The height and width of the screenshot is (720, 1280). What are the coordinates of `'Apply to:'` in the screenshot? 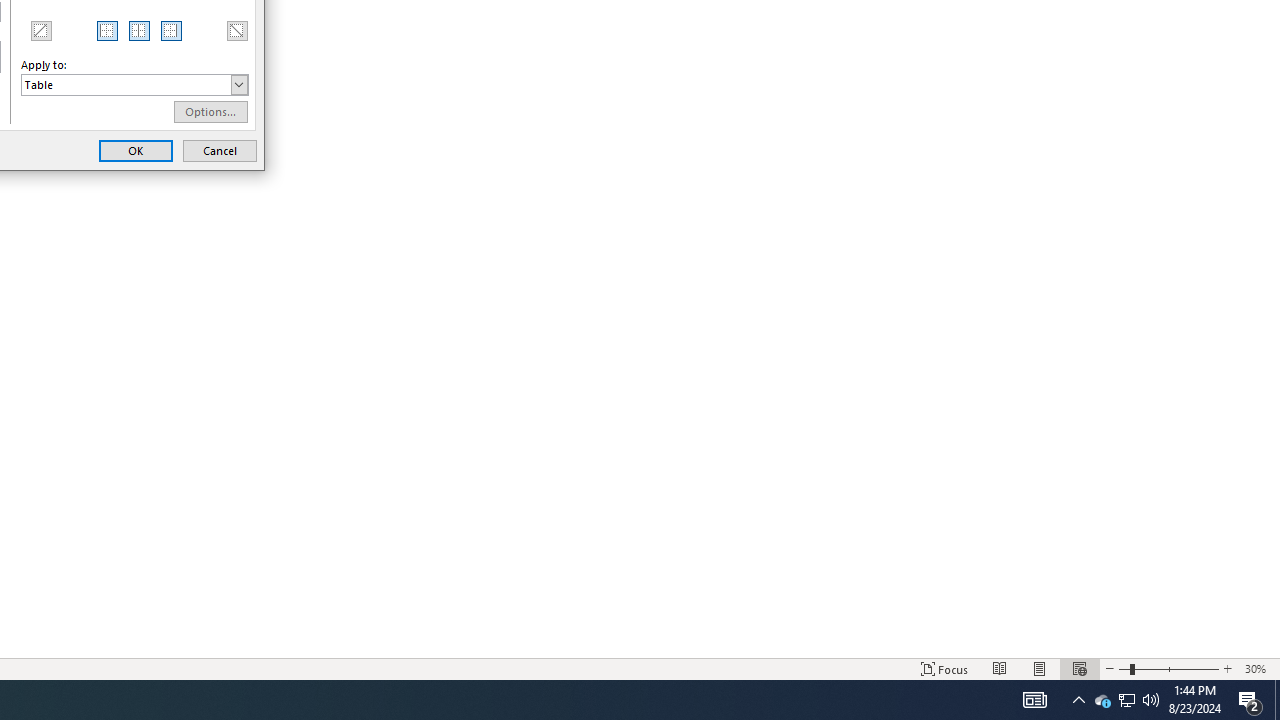 It's located at (134, 83).